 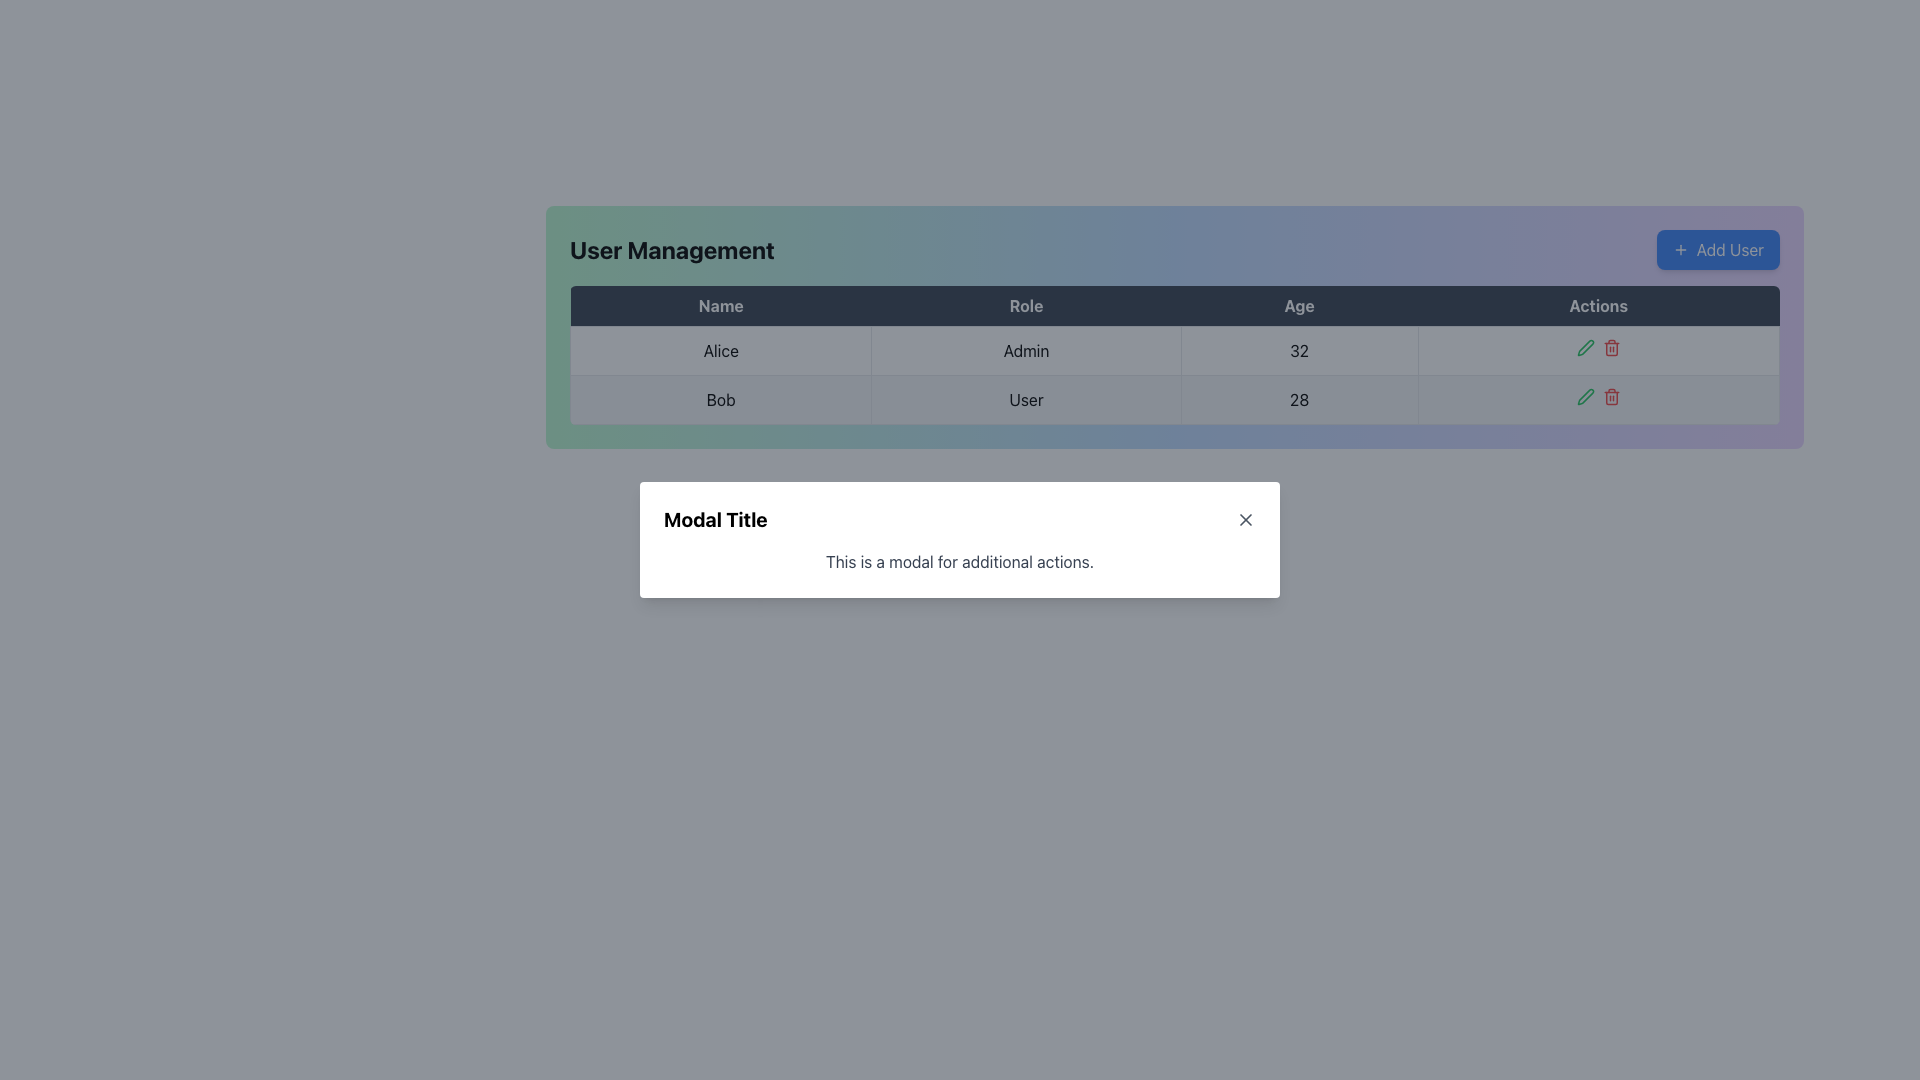 What do you see at coordinates (720, 400) in the screenshot?
I see `the Text label displaying 'Bob' located in the first column of the second row under the 'Name' column in the table` at bounding box center [720, 400].